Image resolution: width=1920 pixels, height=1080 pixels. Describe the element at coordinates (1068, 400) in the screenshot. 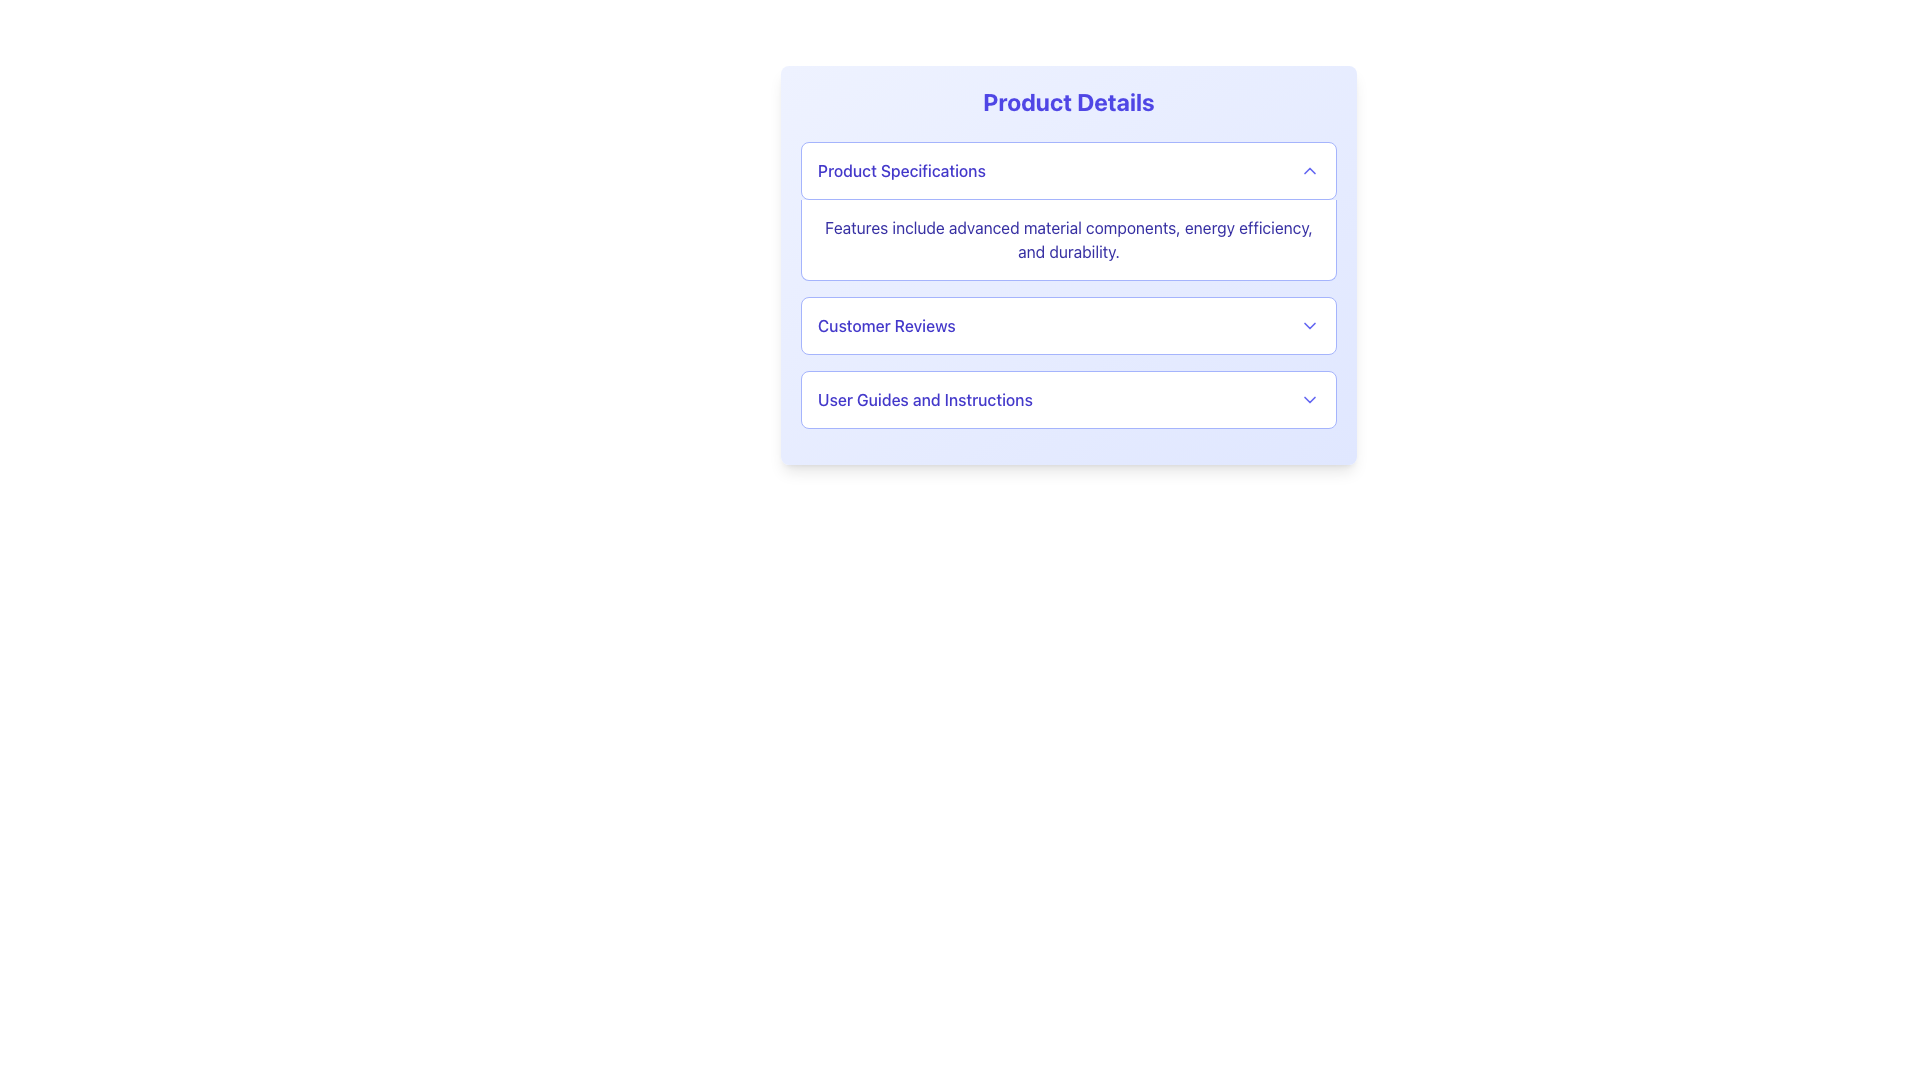

I see `the third Collapsible Button under the 'Product Details' section` at that location.